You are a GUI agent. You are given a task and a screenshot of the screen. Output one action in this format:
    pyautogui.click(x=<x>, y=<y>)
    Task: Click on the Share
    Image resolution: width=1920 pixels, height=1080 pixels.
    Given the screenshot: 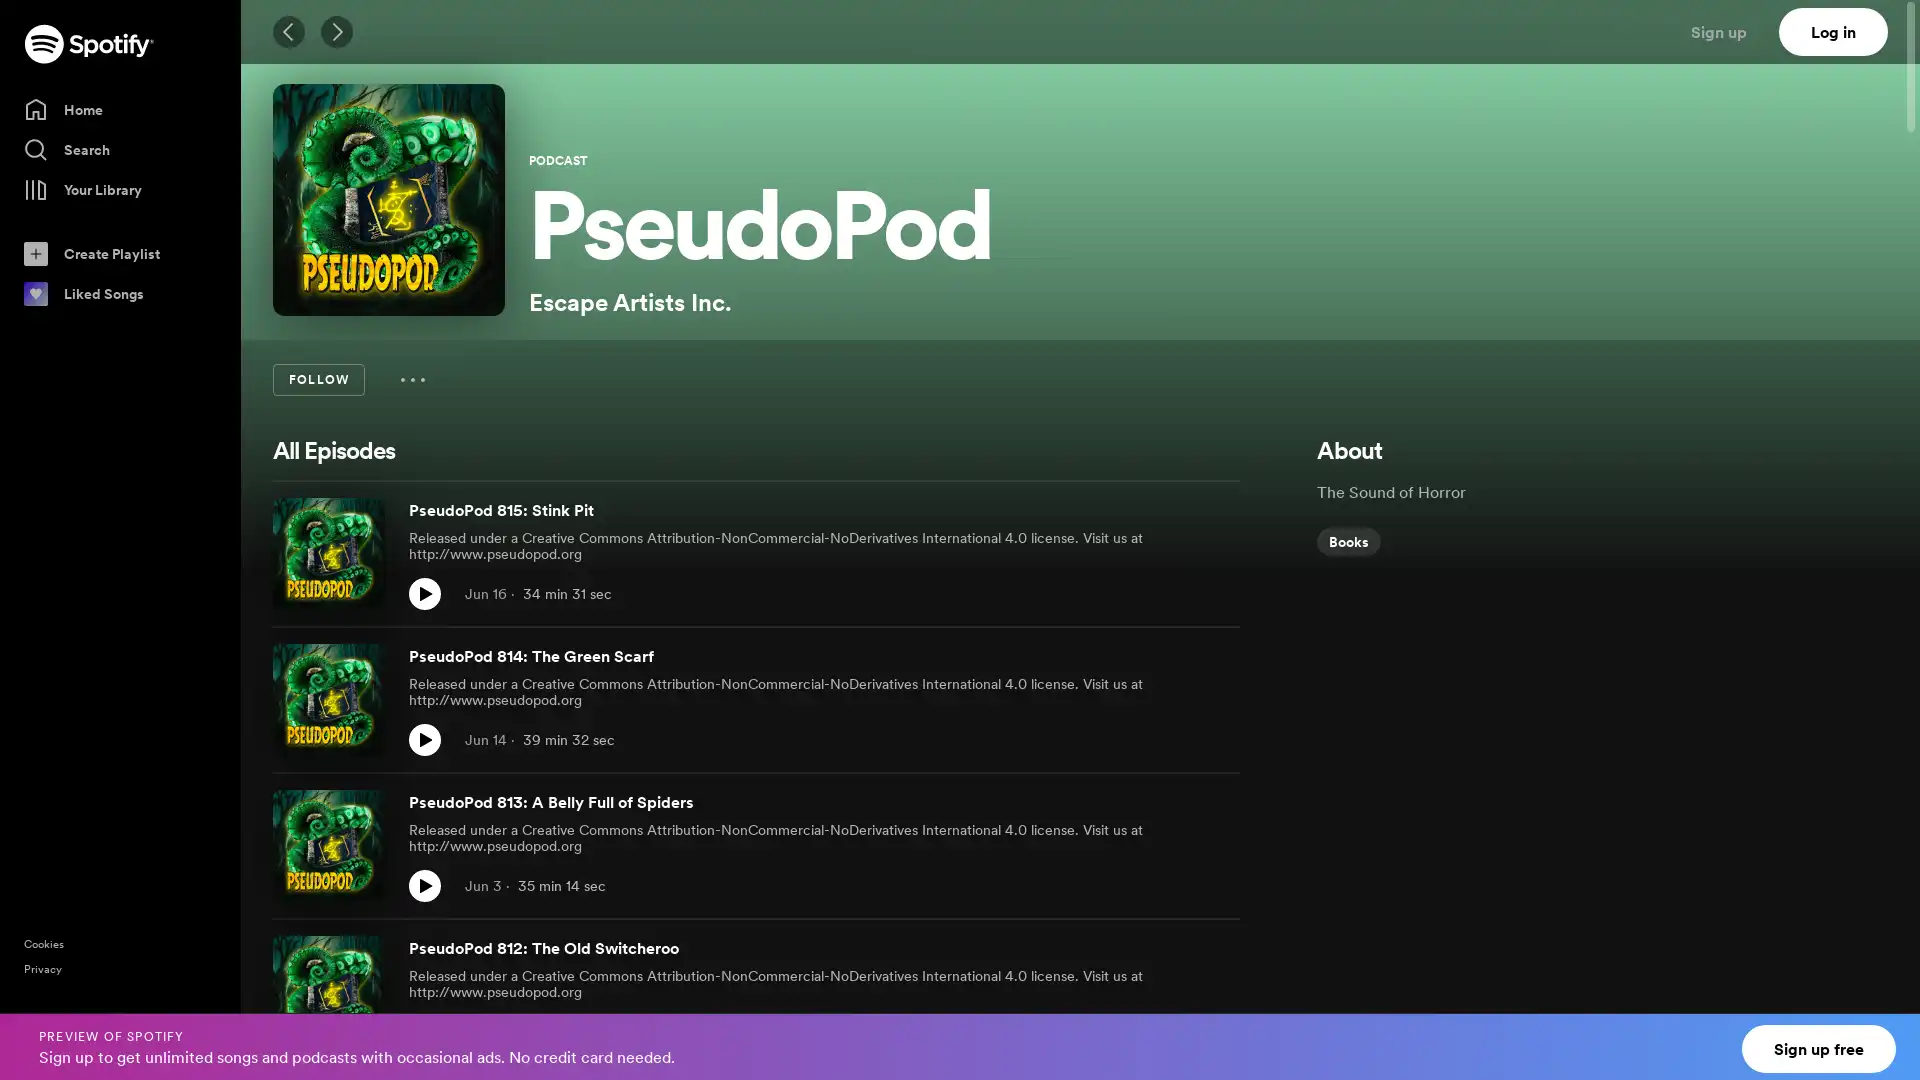 What is the action you would take?
    pyautogui.click(x=1180, y=1032)
    